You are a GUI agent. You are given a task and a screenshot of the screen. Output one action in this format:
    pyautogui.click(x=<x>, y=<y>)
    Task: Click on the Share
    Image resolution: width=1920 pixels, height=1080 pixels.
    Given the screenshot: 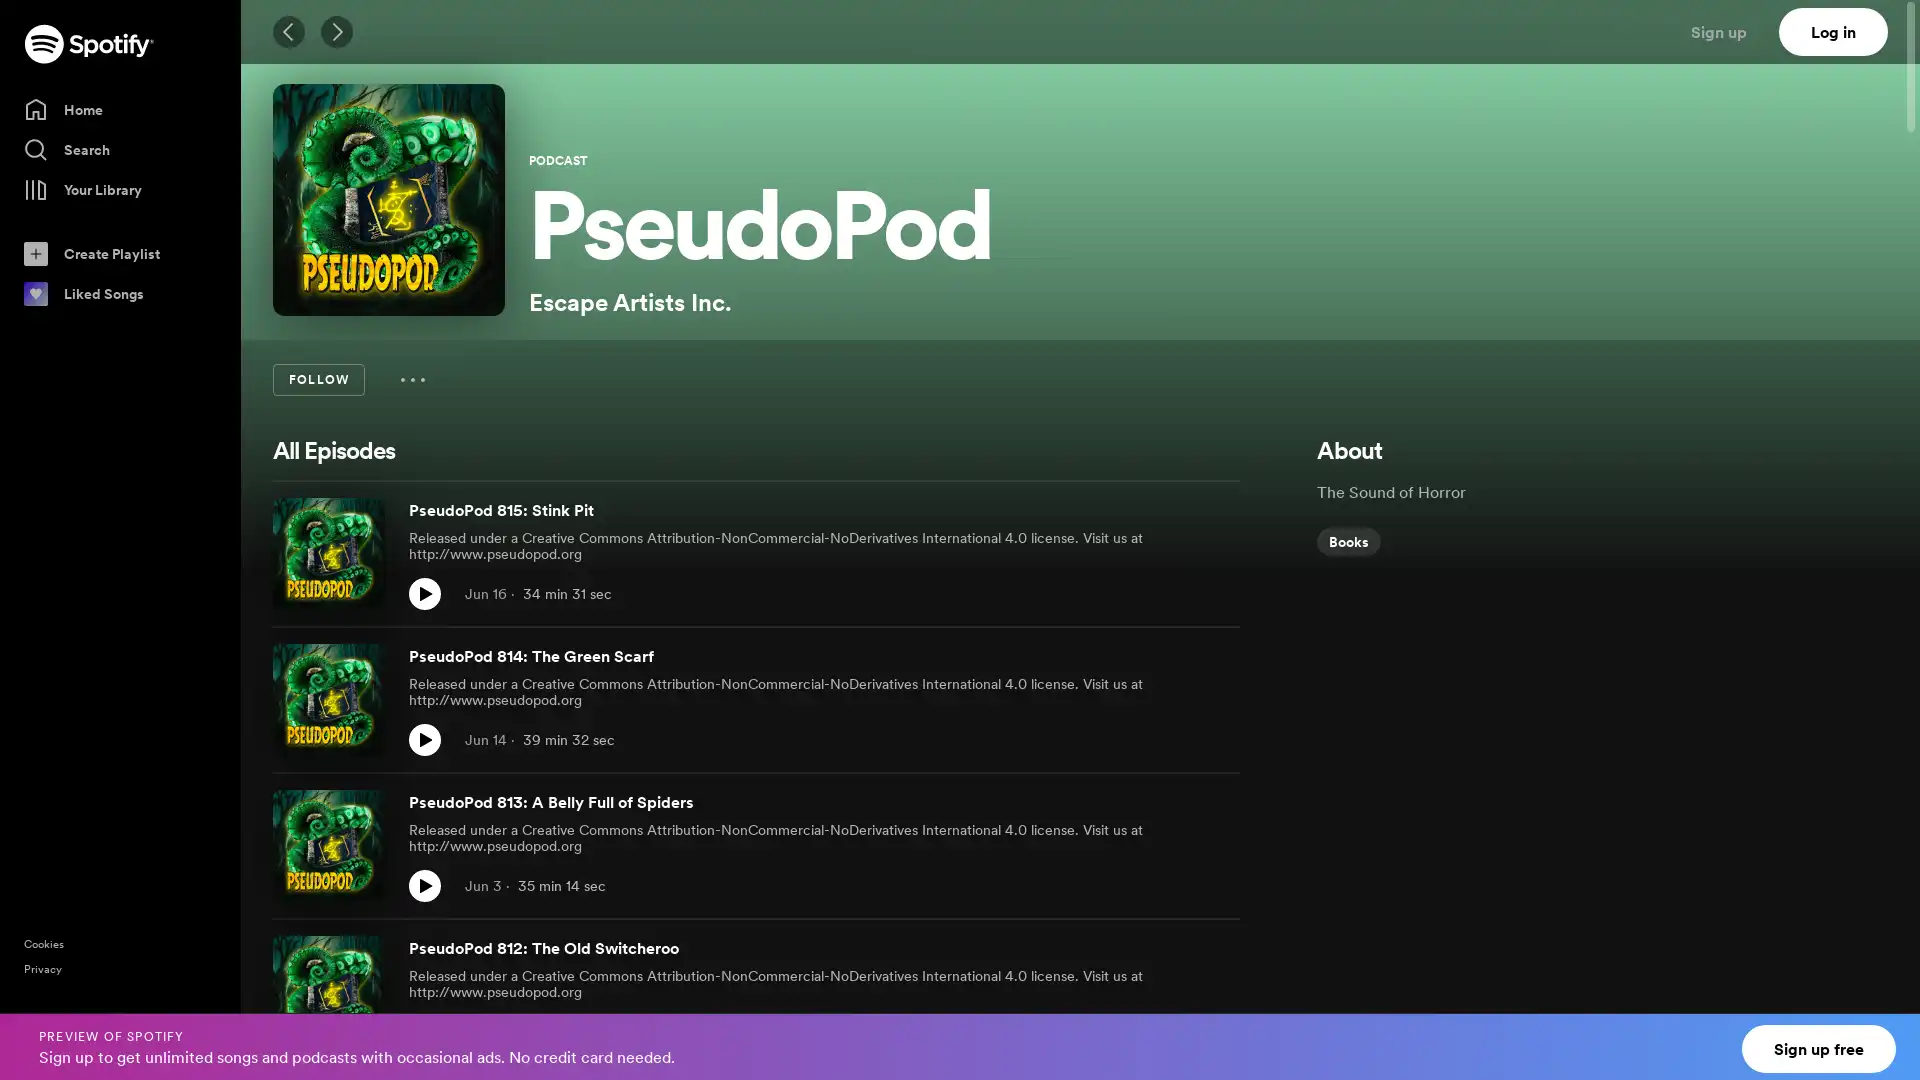 What is the action you would take?
    pyautogui.click(x=1180, y=1032)
    